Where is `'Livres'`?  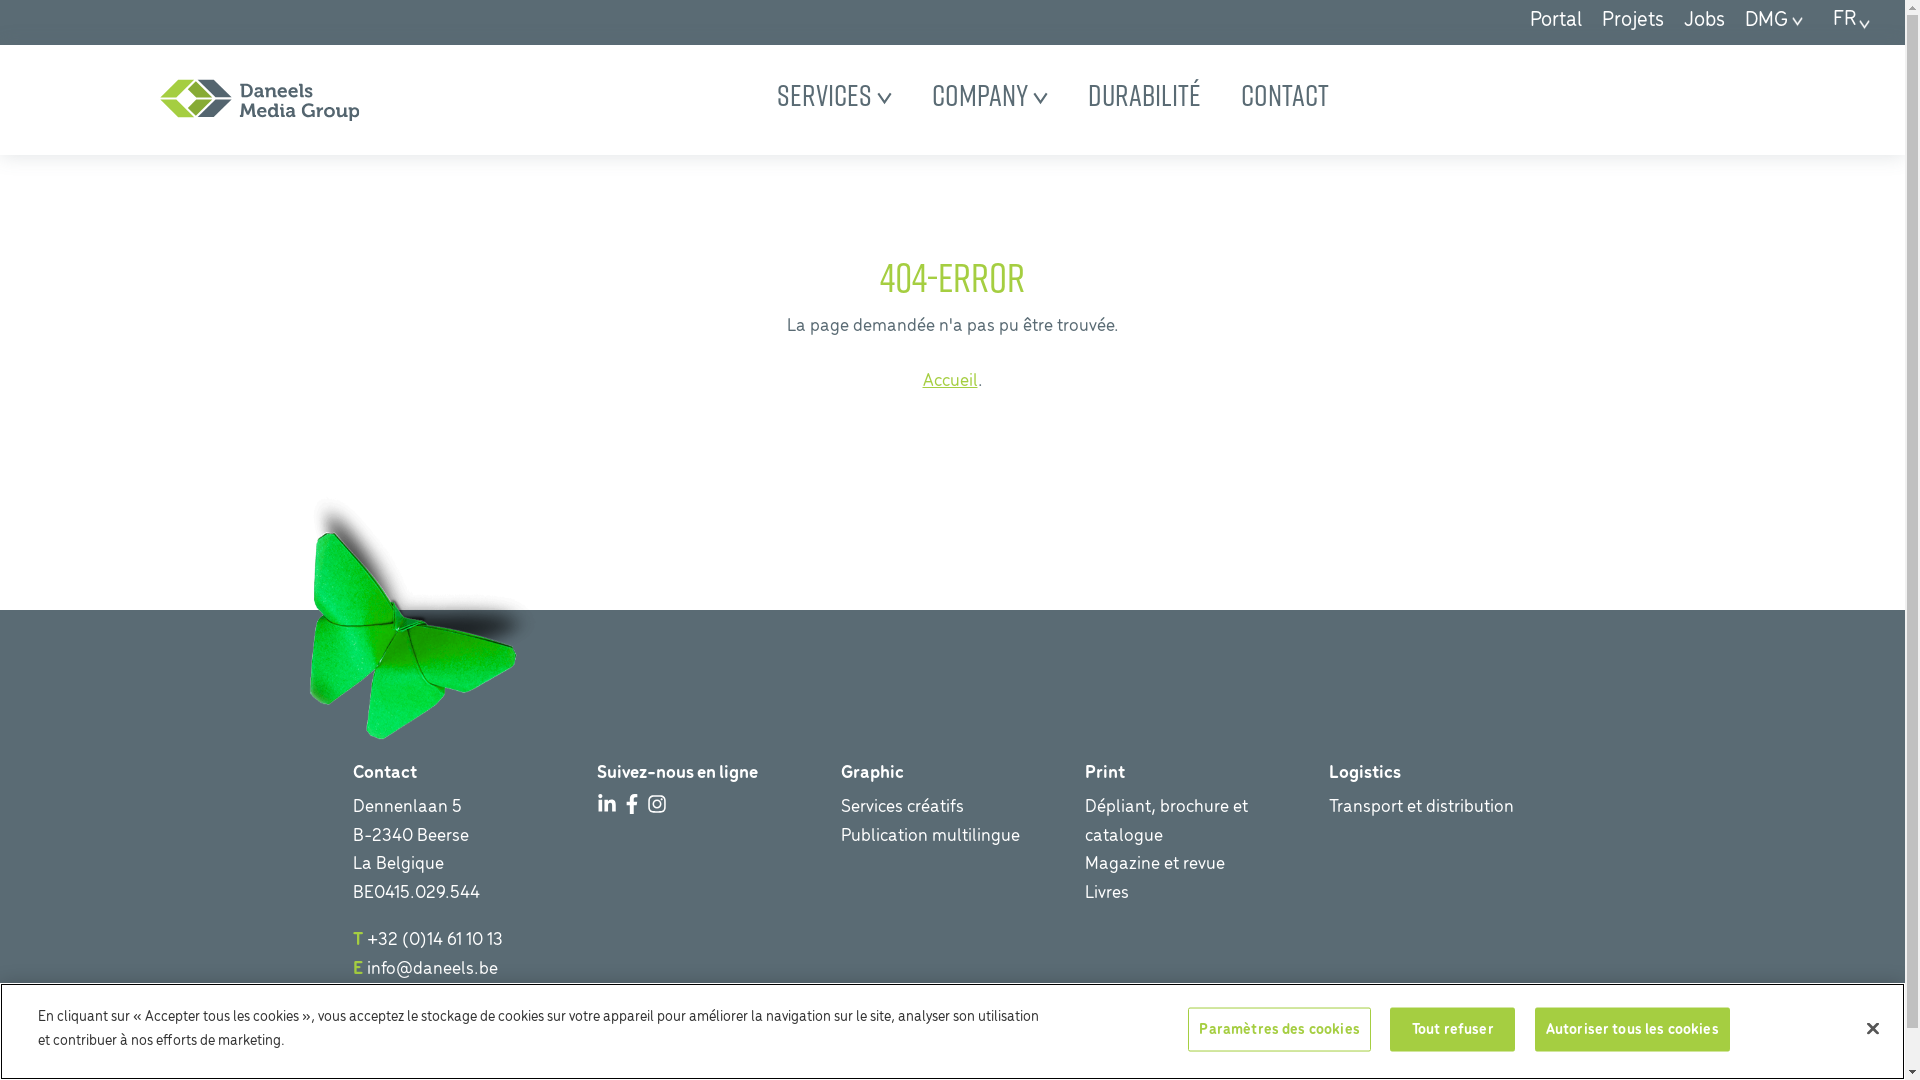
'Livres' is located at coordinates (1104, 892).